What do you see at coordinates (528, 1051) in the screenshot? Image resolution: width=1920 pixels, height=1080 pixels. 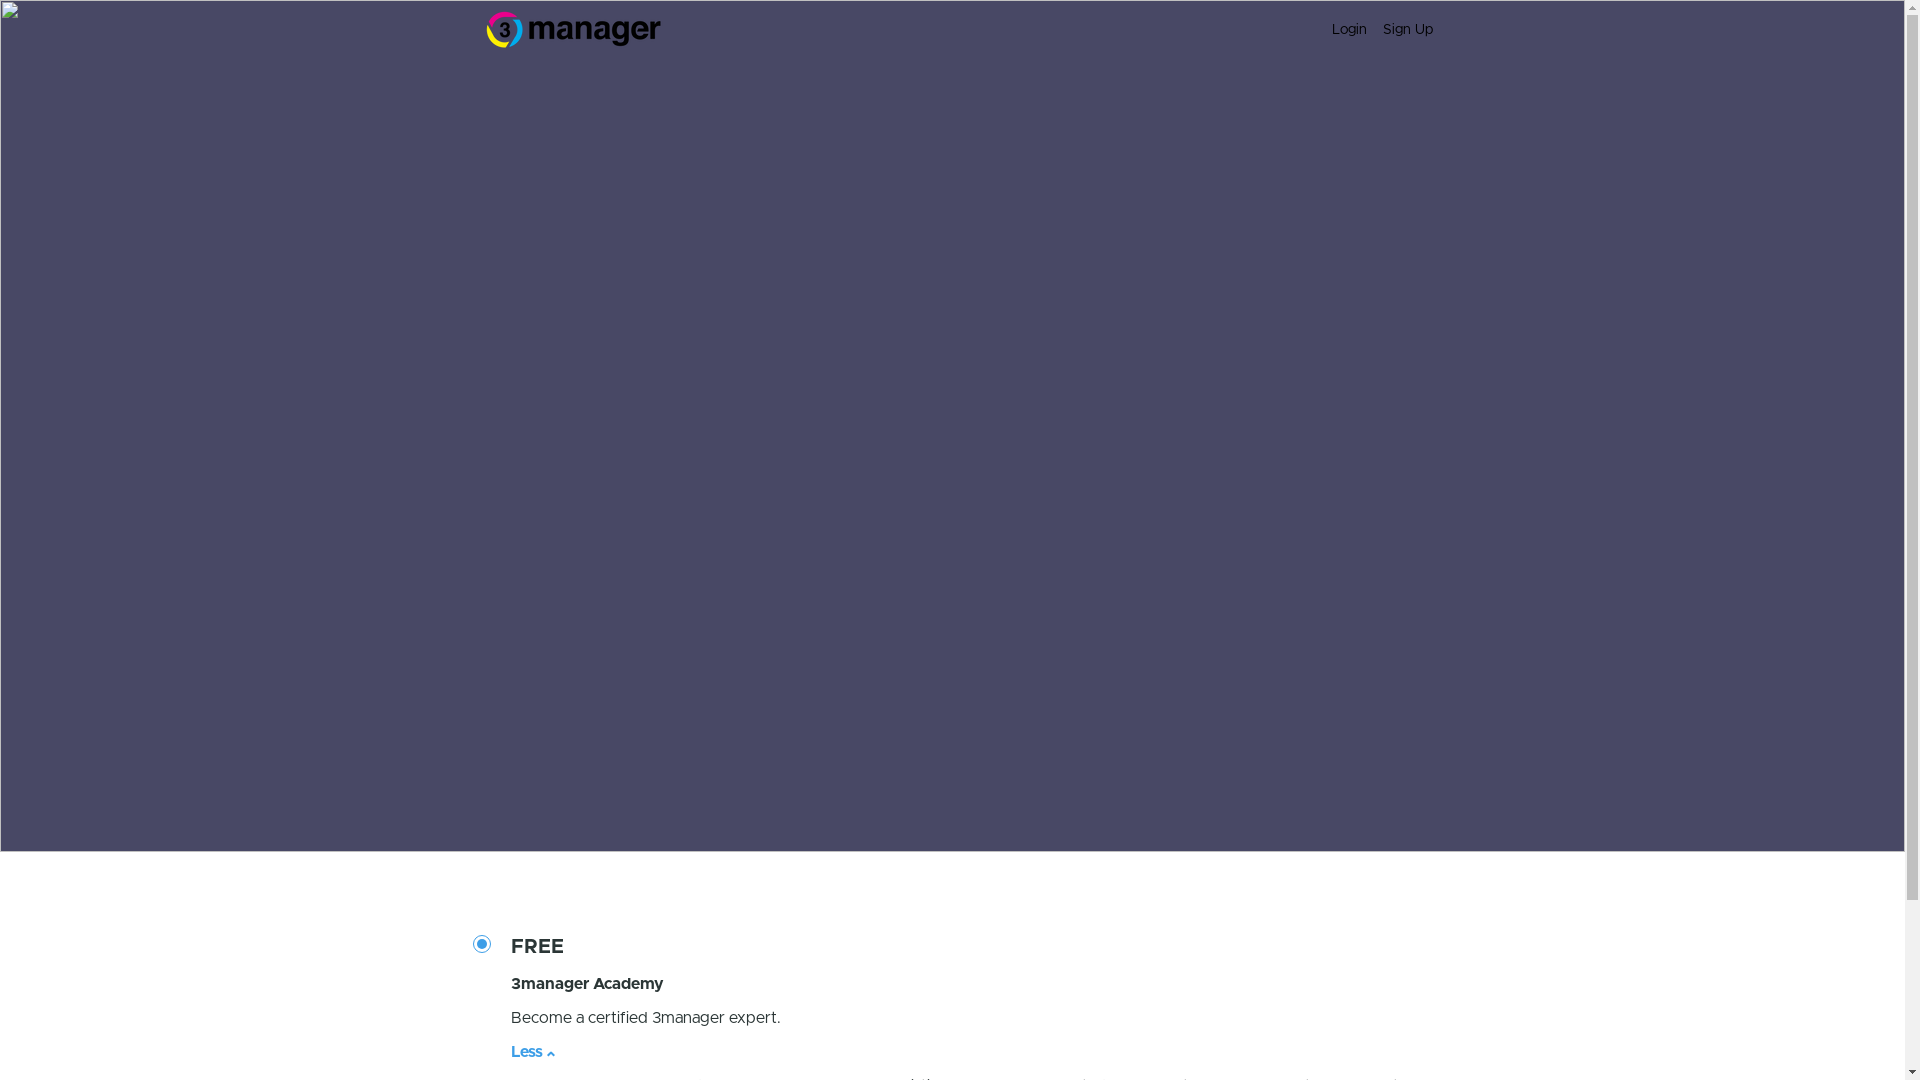 I see `'Less'` at bounding box center [528, 1051].